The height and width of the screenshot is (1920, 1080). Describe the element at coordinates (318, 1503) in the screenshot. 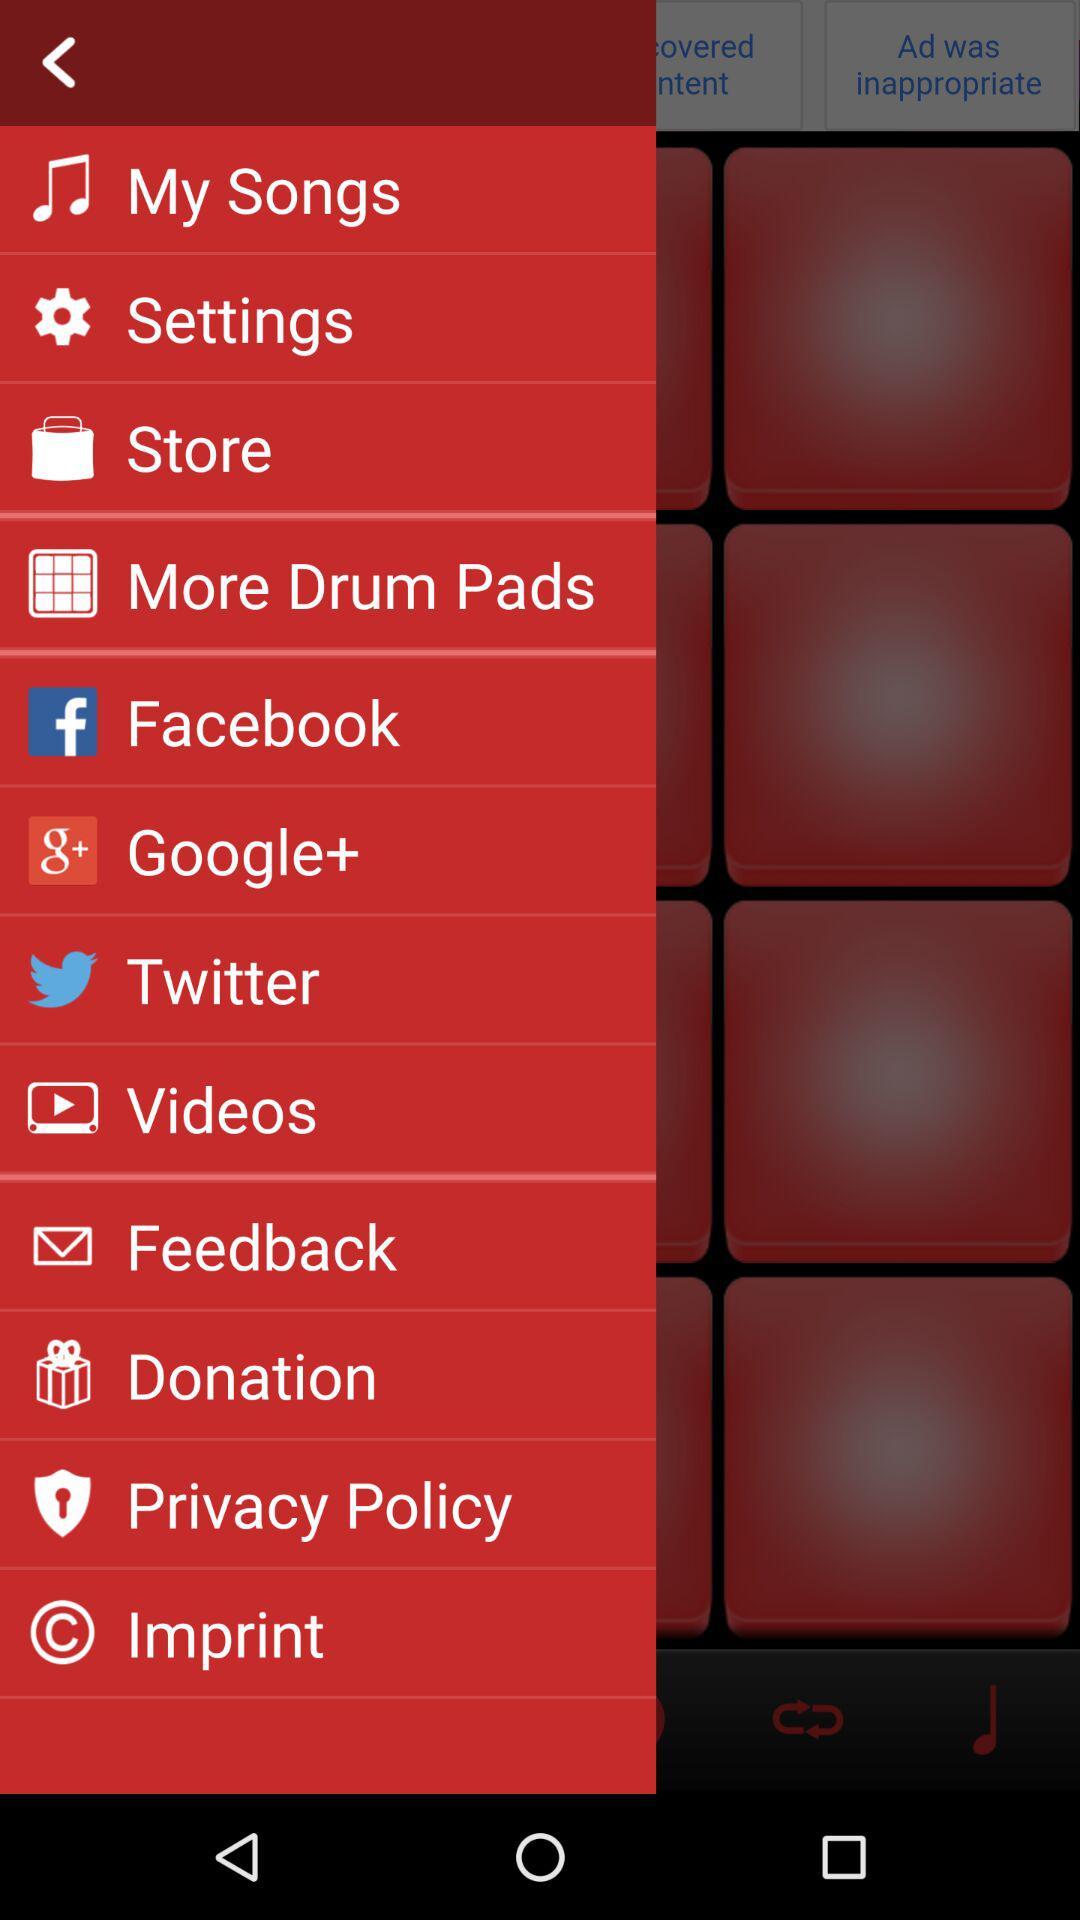

I see `the app above imprint` at that location.